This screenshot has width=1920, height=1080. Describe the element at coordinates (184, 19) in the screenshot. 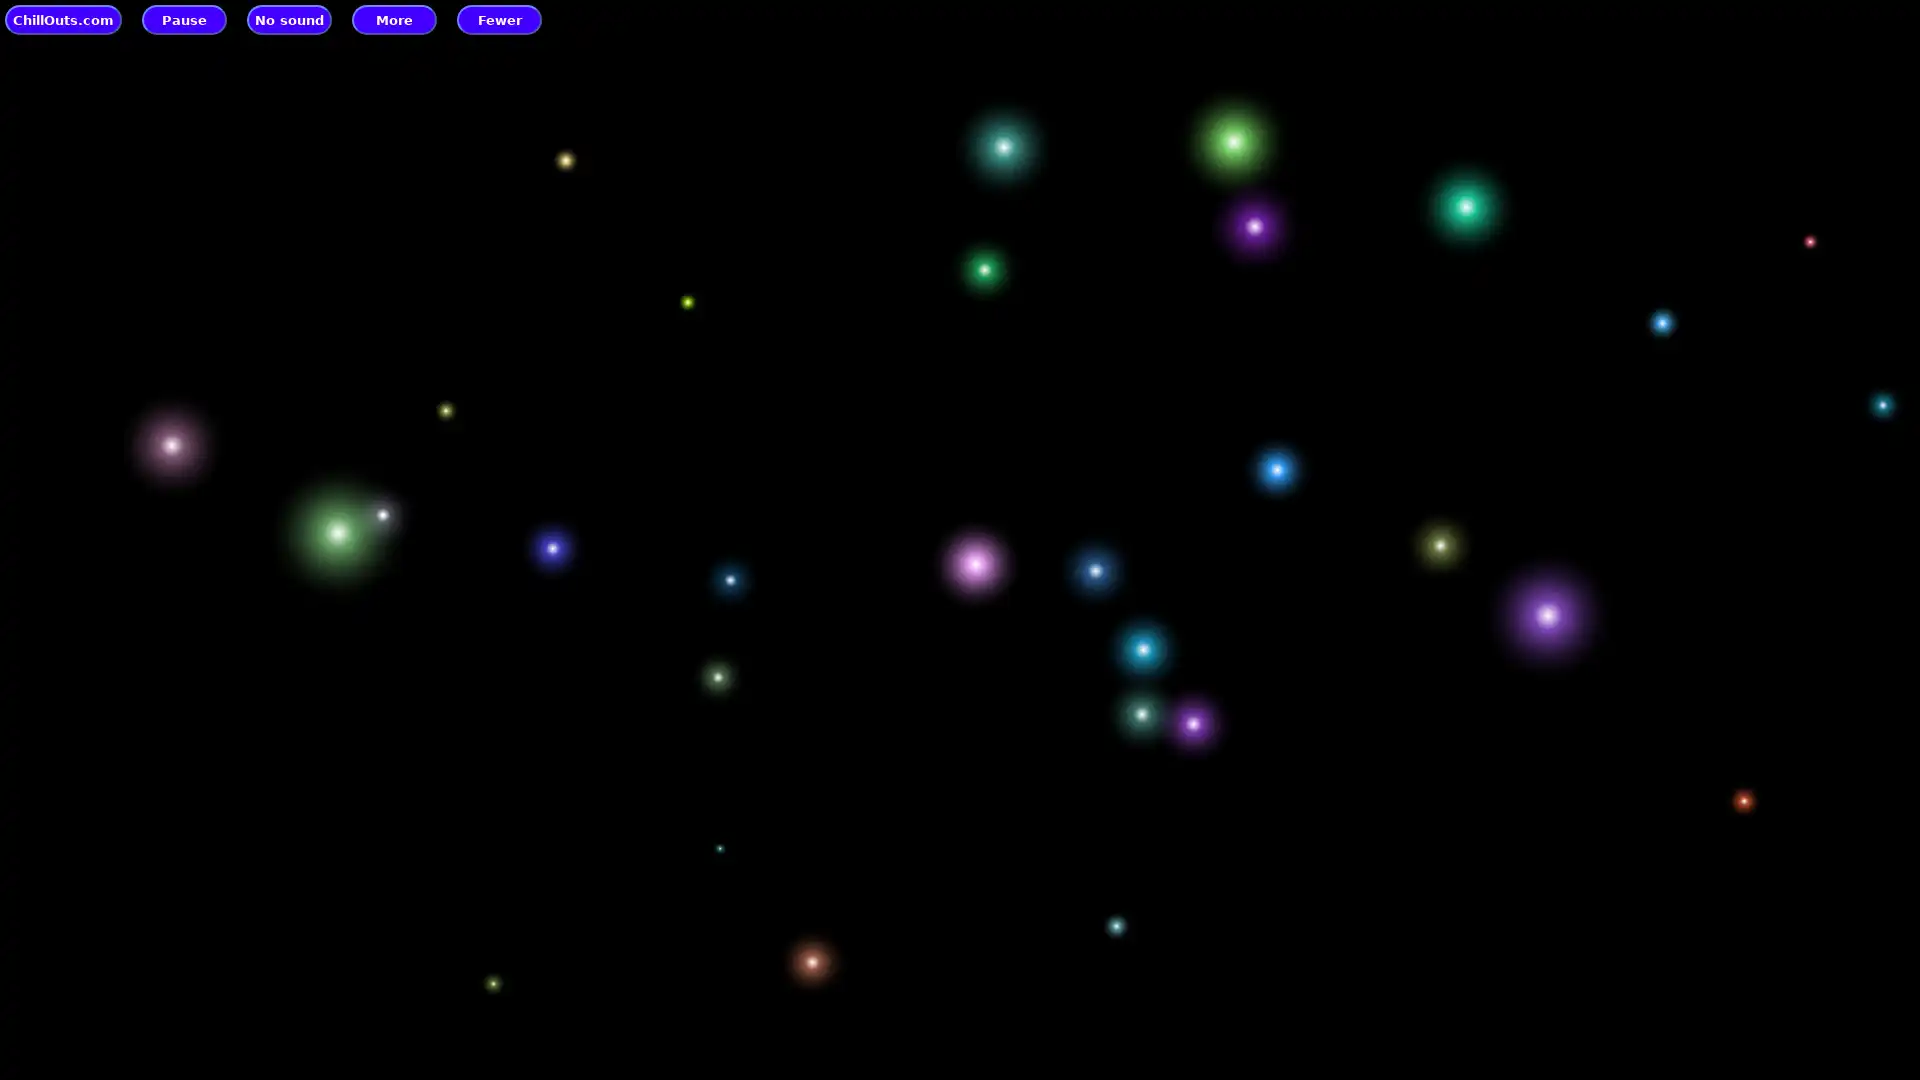

I see `Pause` at that location.